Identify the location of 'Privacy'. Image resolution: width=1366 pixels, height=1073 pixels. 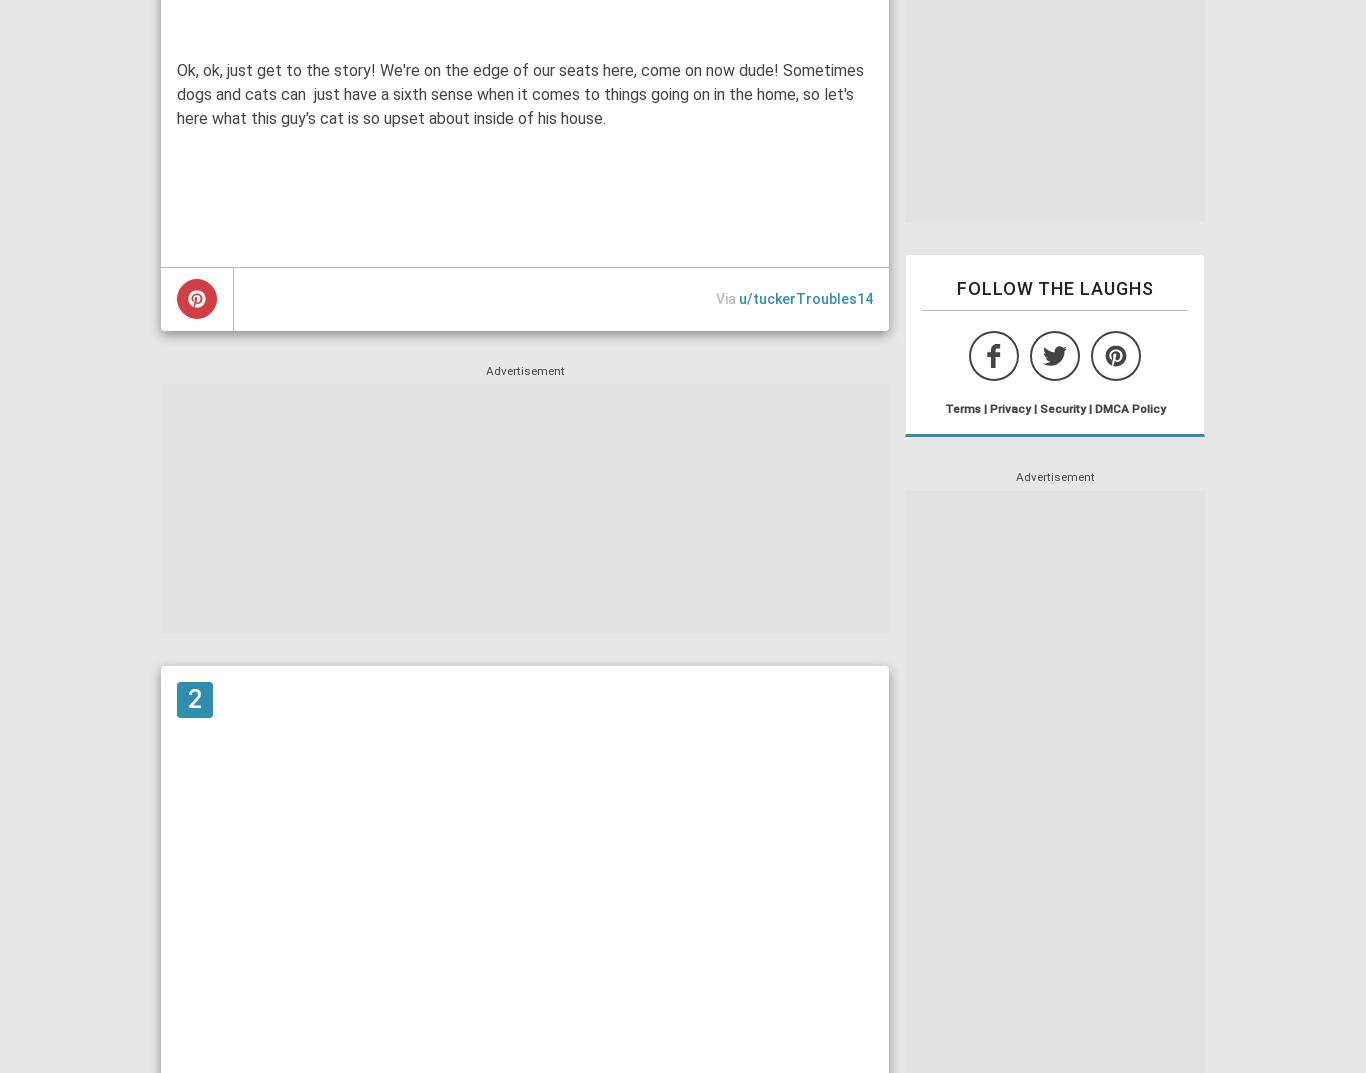
(1009, 406).